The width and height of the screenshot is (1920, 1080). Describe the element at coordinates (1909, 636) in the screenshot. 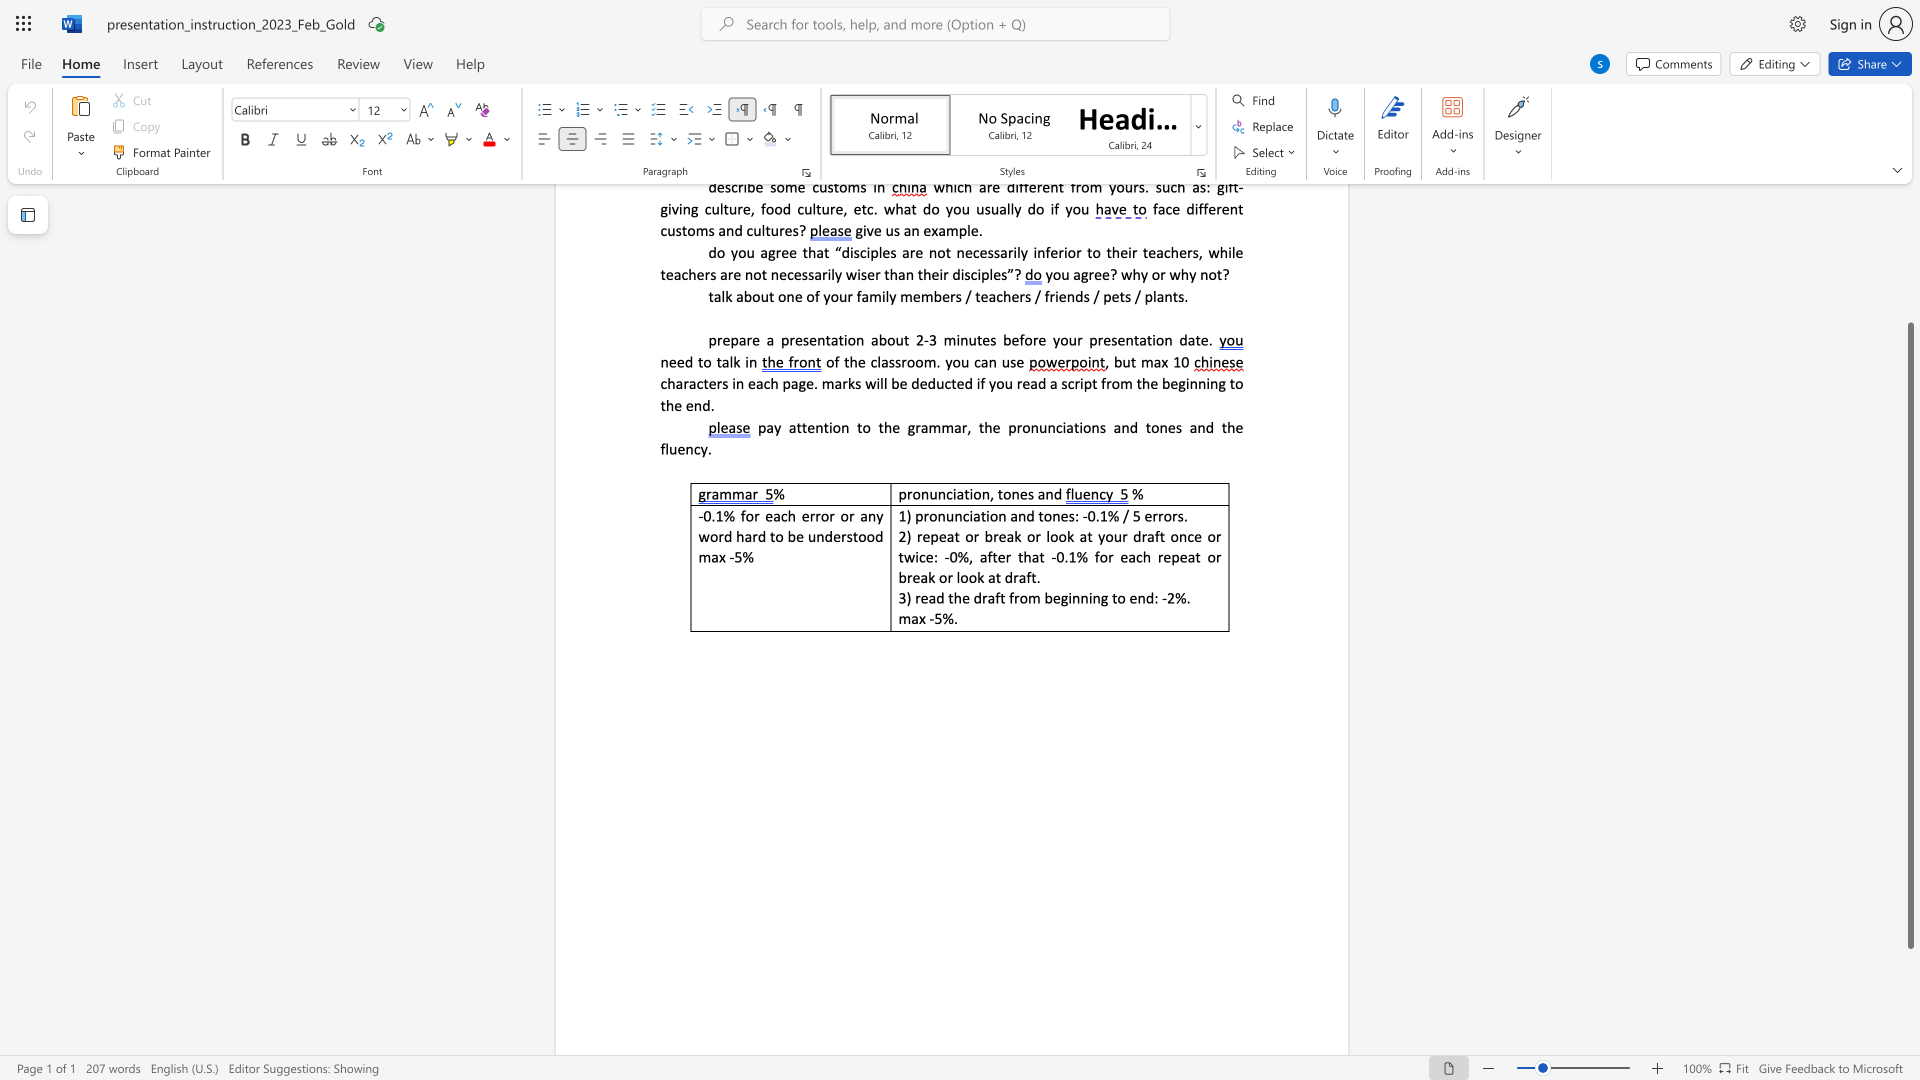

I see `the scrollbar and move up 180 pixels` at that location.